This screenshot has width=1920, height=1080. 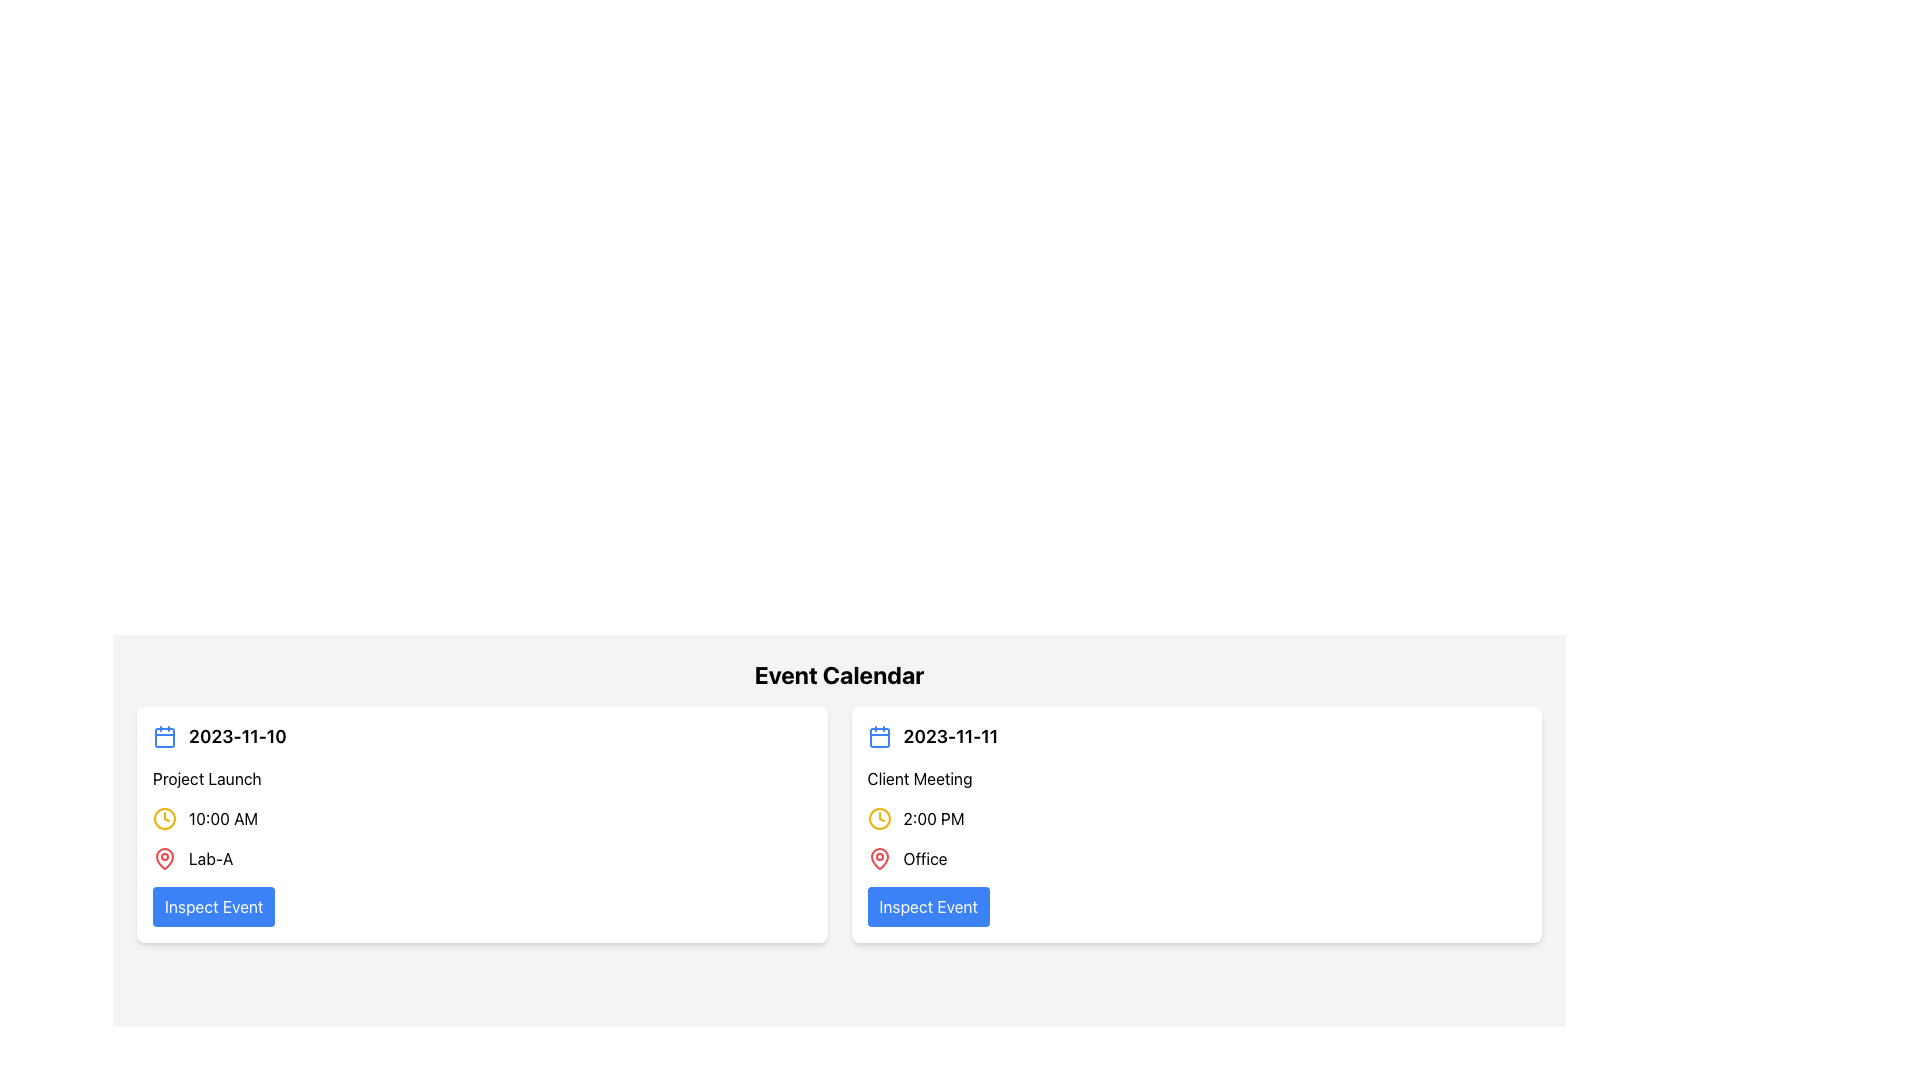 What do you see at coordinates (164, 858) in the screenshot?
I see `the red map pin icon located to the left of the text 'Lab-A' in the event details for 'Project Launch' scheduled on '2023-11-10'` at bounding box center [164, 858].